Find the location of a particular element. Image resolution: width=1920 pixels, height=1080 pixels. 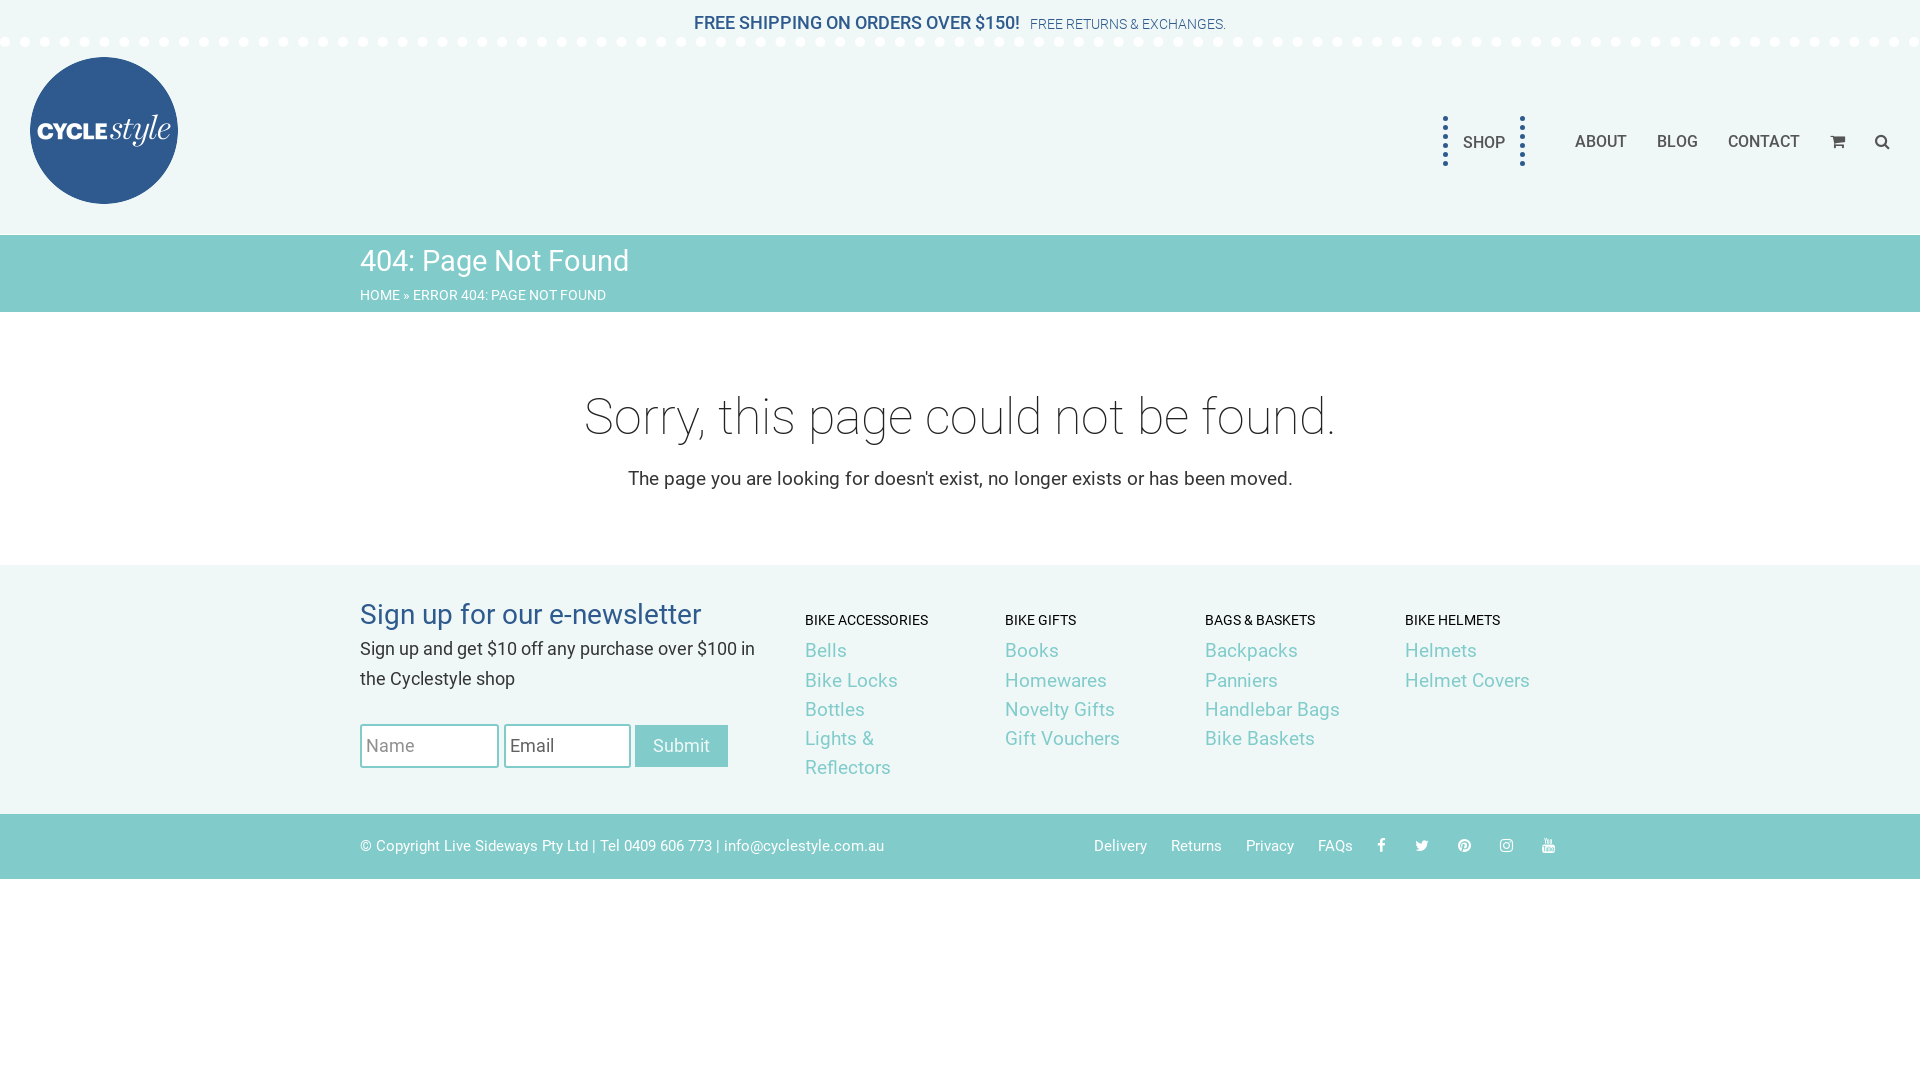

'Bike Locks' is located at coordinates (805, 679).